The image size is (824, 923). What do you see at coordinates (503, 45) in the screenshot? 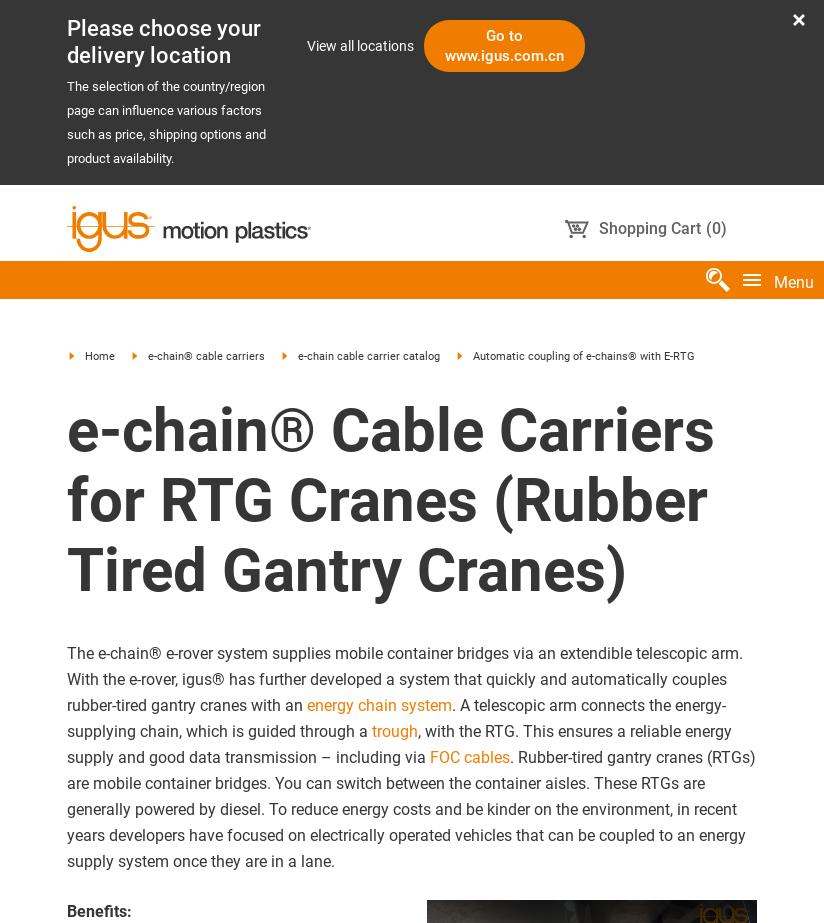
I see `'Go to www.igus.com.cn'` at bounding box center [503, 45].